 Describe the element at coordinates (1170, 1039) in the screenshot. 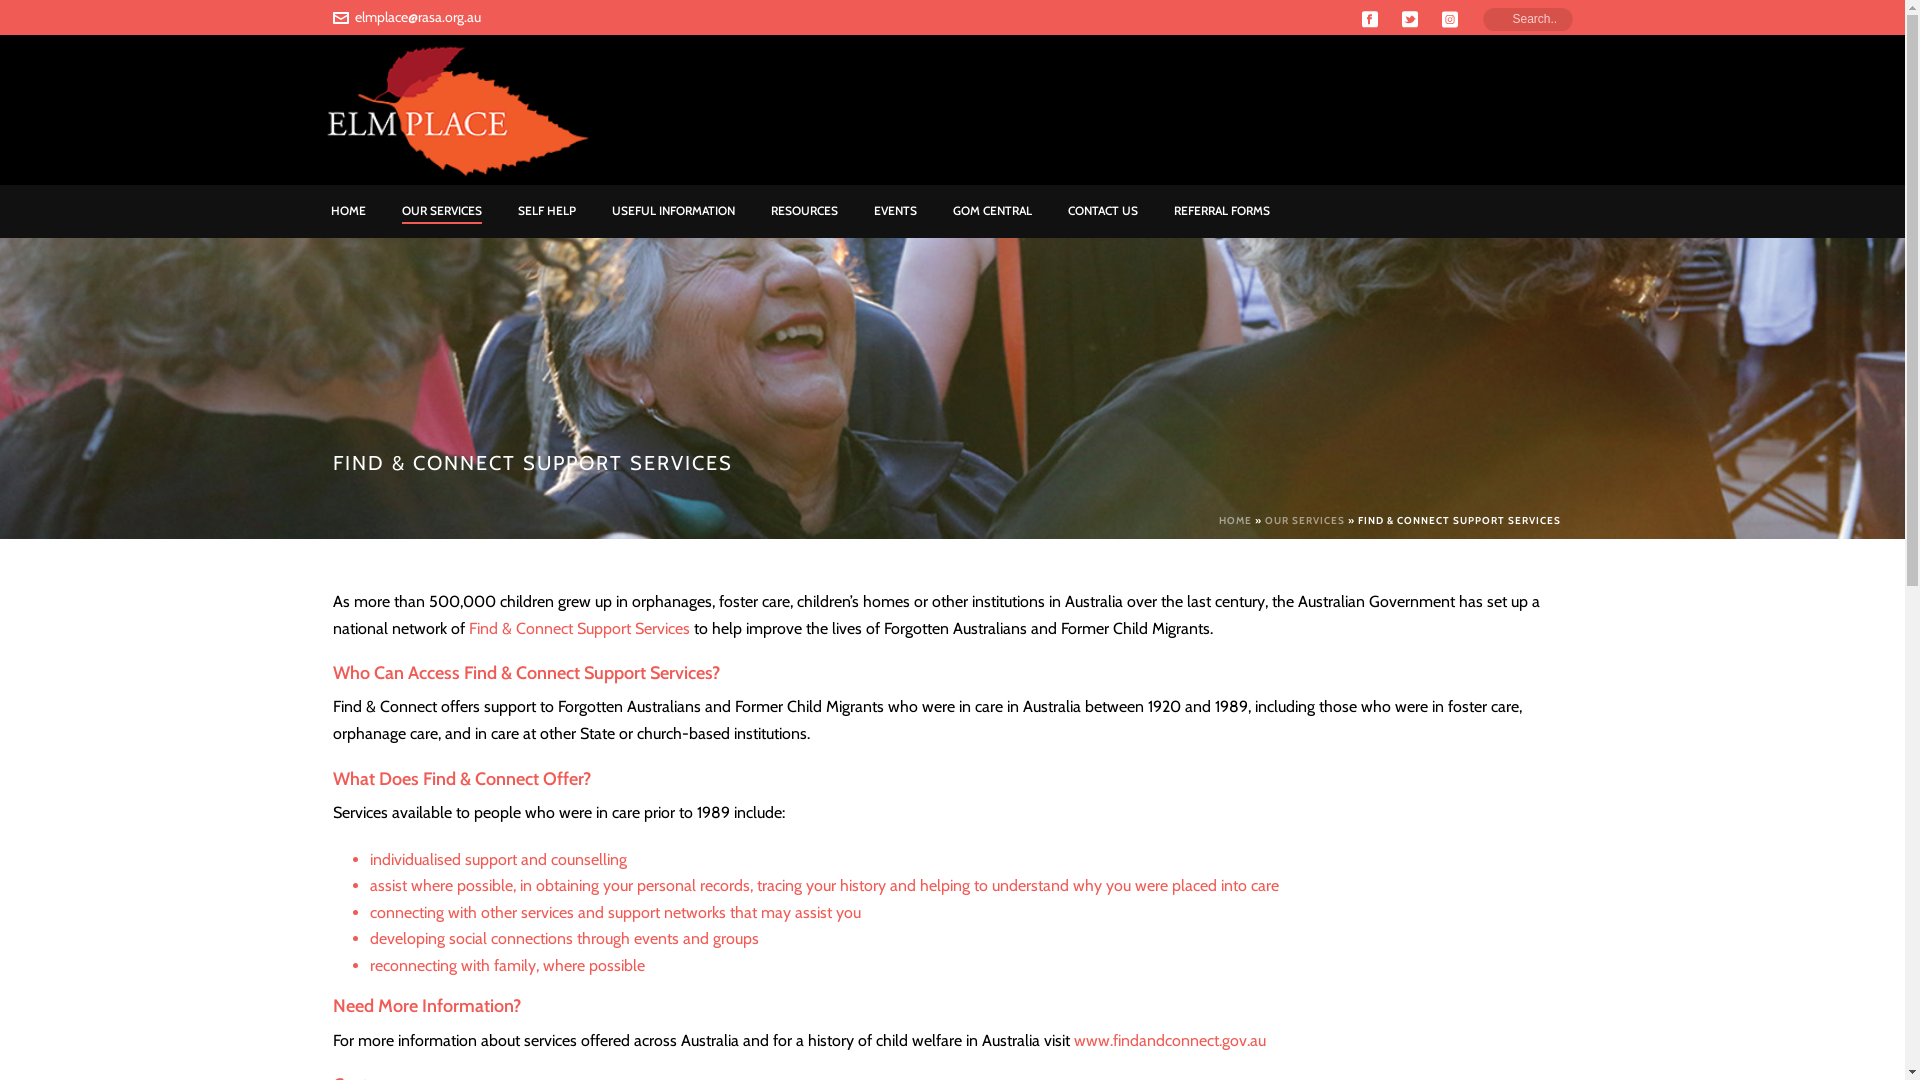

I see `'www.findandconnect.gov.au'` at that location.